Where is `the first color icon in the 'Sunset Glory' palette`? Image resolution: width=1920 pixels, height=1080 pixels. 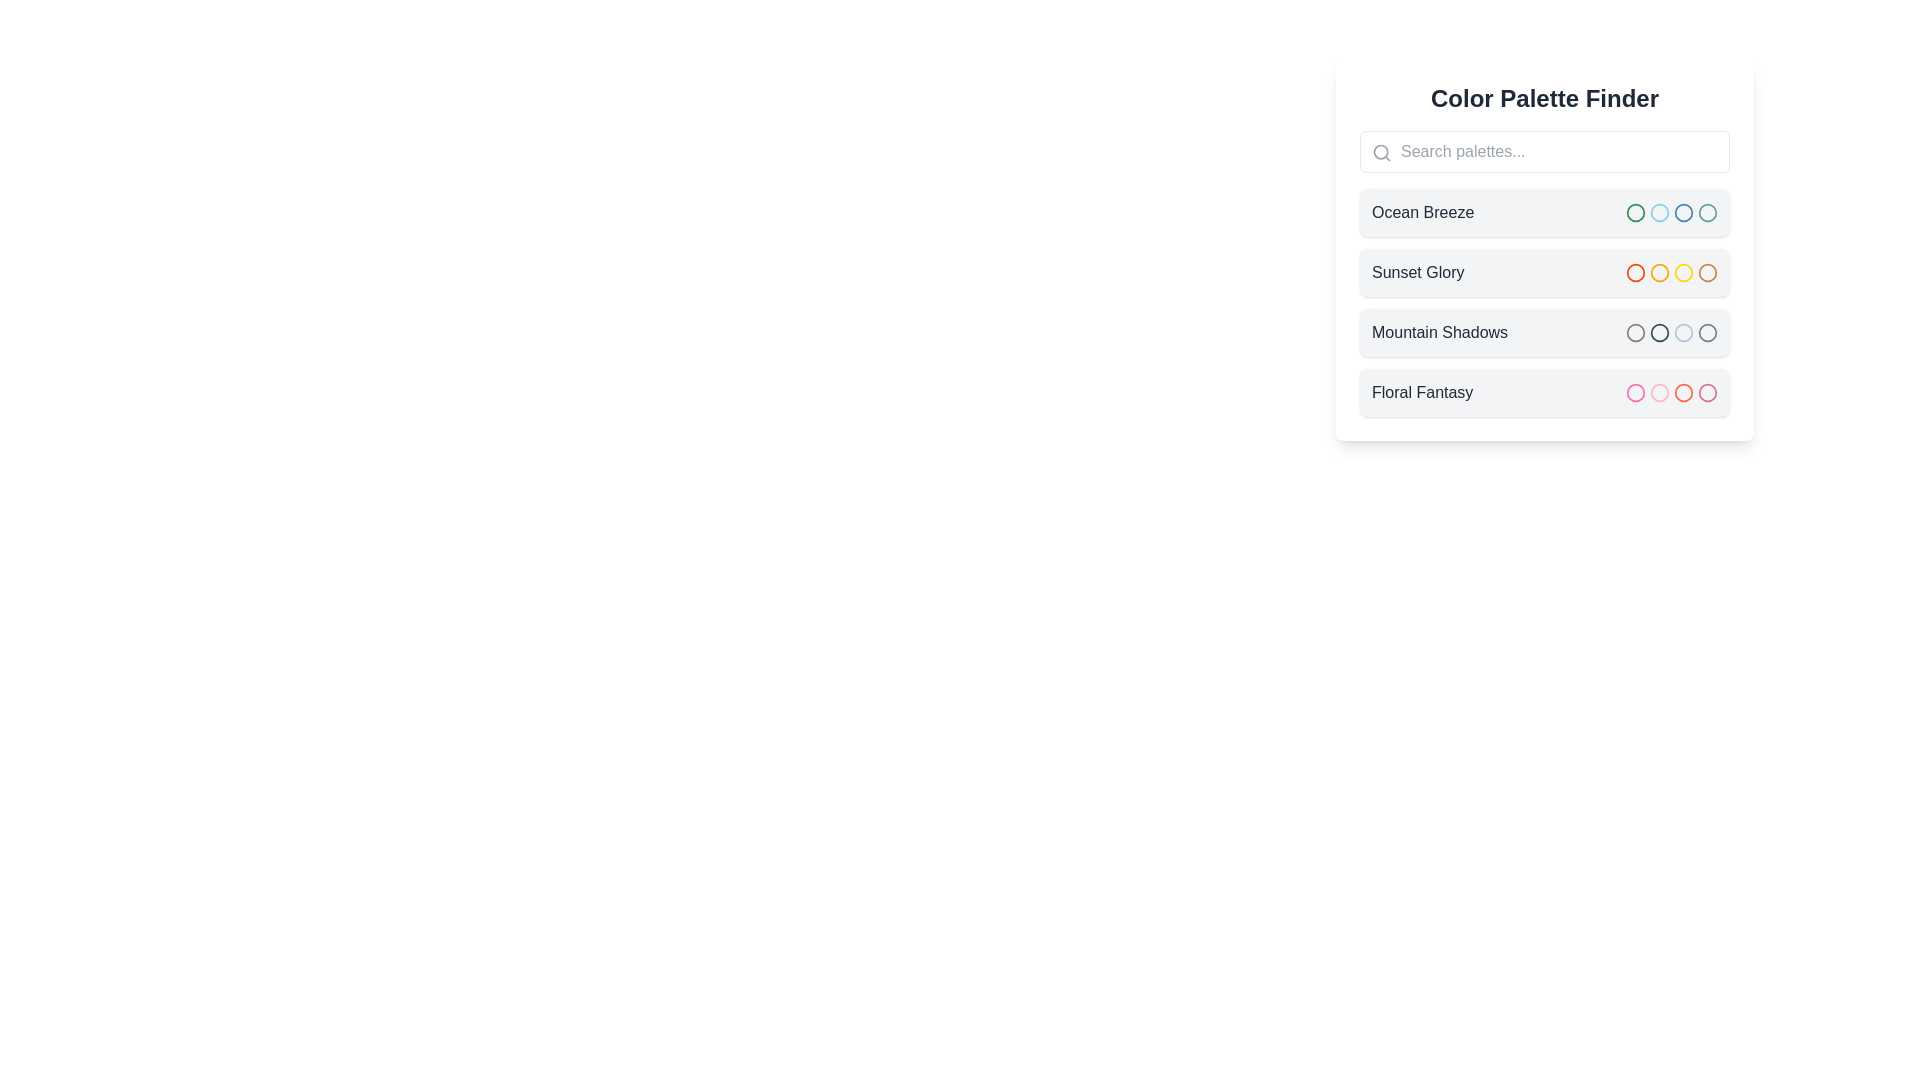 the first color icon in the 'Sunset Glory' palette is located at coordinates (1636, 273).